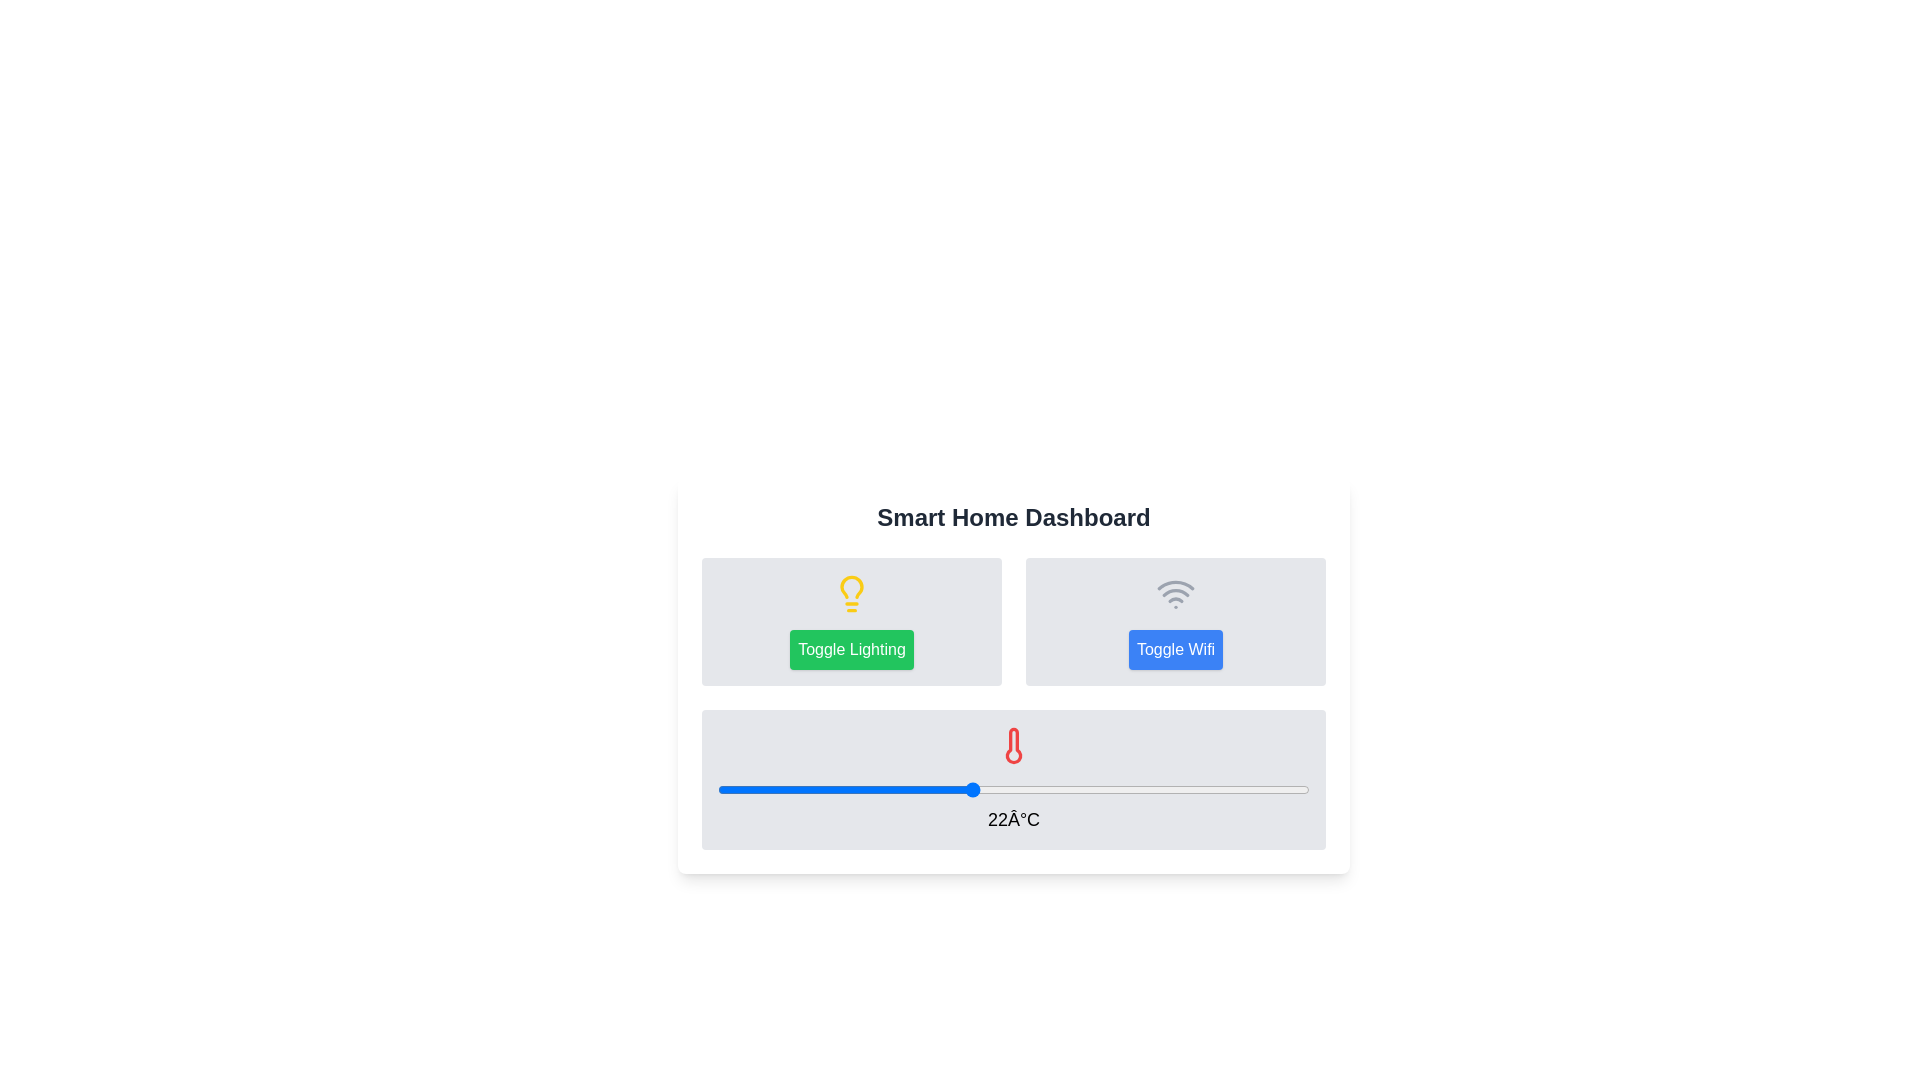  What do you see at coordinates (1266, 789) in the screenshot?
I see `the temperature` at bounding box center [1266, 789].